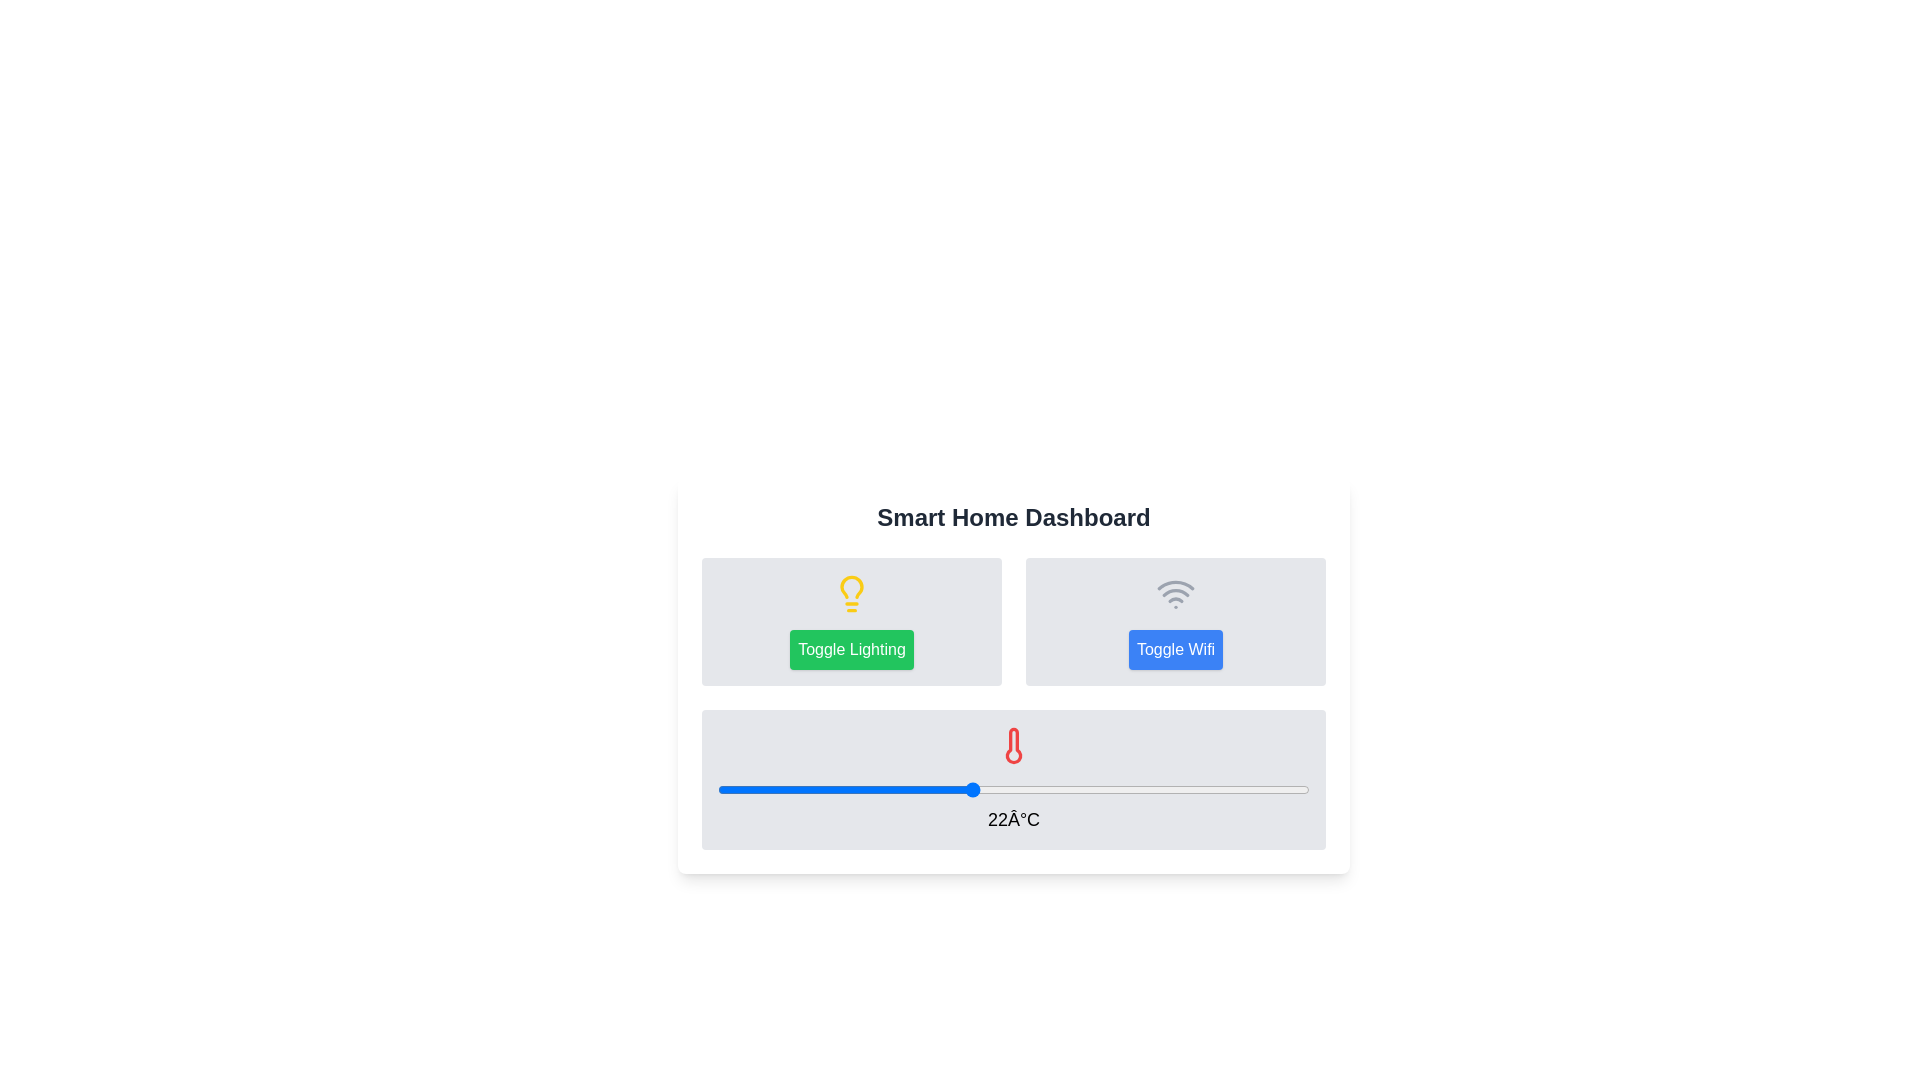  What do you see at coordinates (1266, 789) in the screenshot?
I see `the temperature` at bounding box center [1266, 789].